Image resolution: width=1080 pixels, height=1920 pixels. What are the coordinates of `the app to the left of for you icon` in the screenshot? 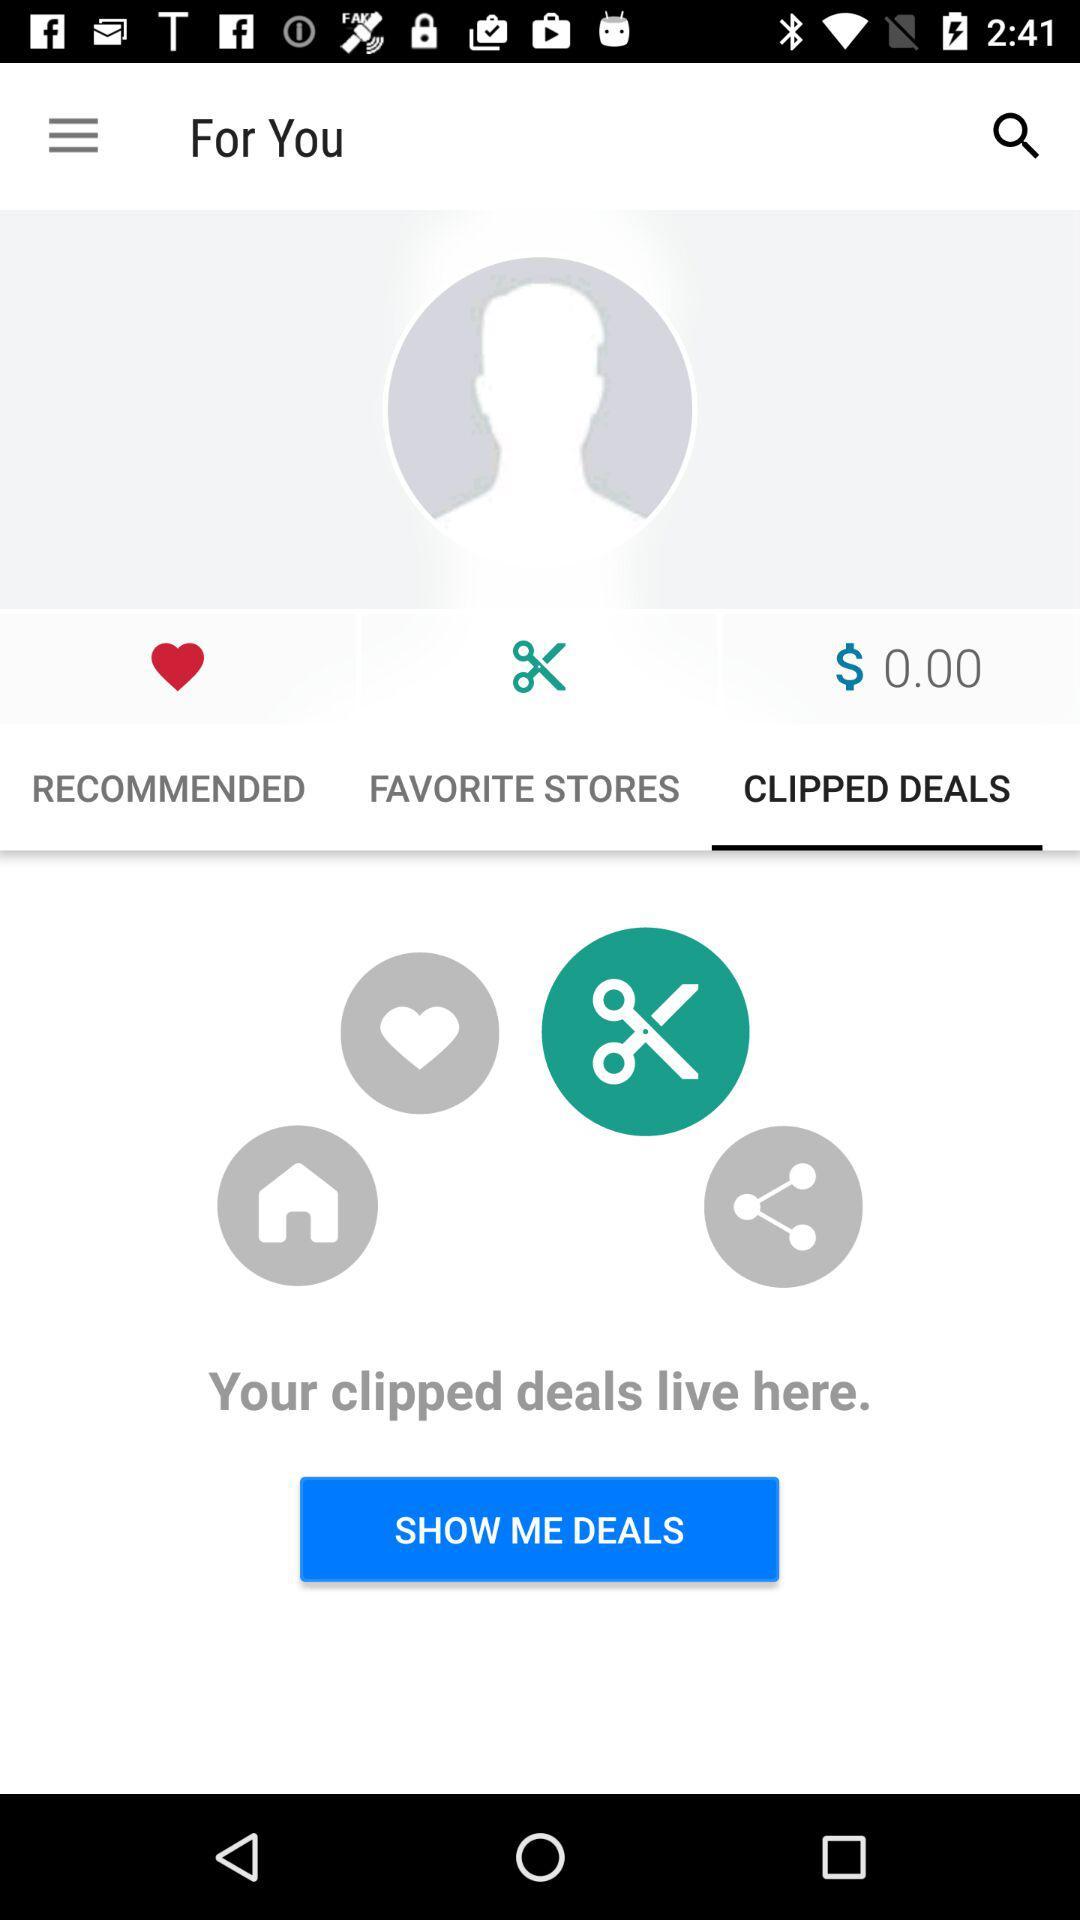 It's located at (72, 135).